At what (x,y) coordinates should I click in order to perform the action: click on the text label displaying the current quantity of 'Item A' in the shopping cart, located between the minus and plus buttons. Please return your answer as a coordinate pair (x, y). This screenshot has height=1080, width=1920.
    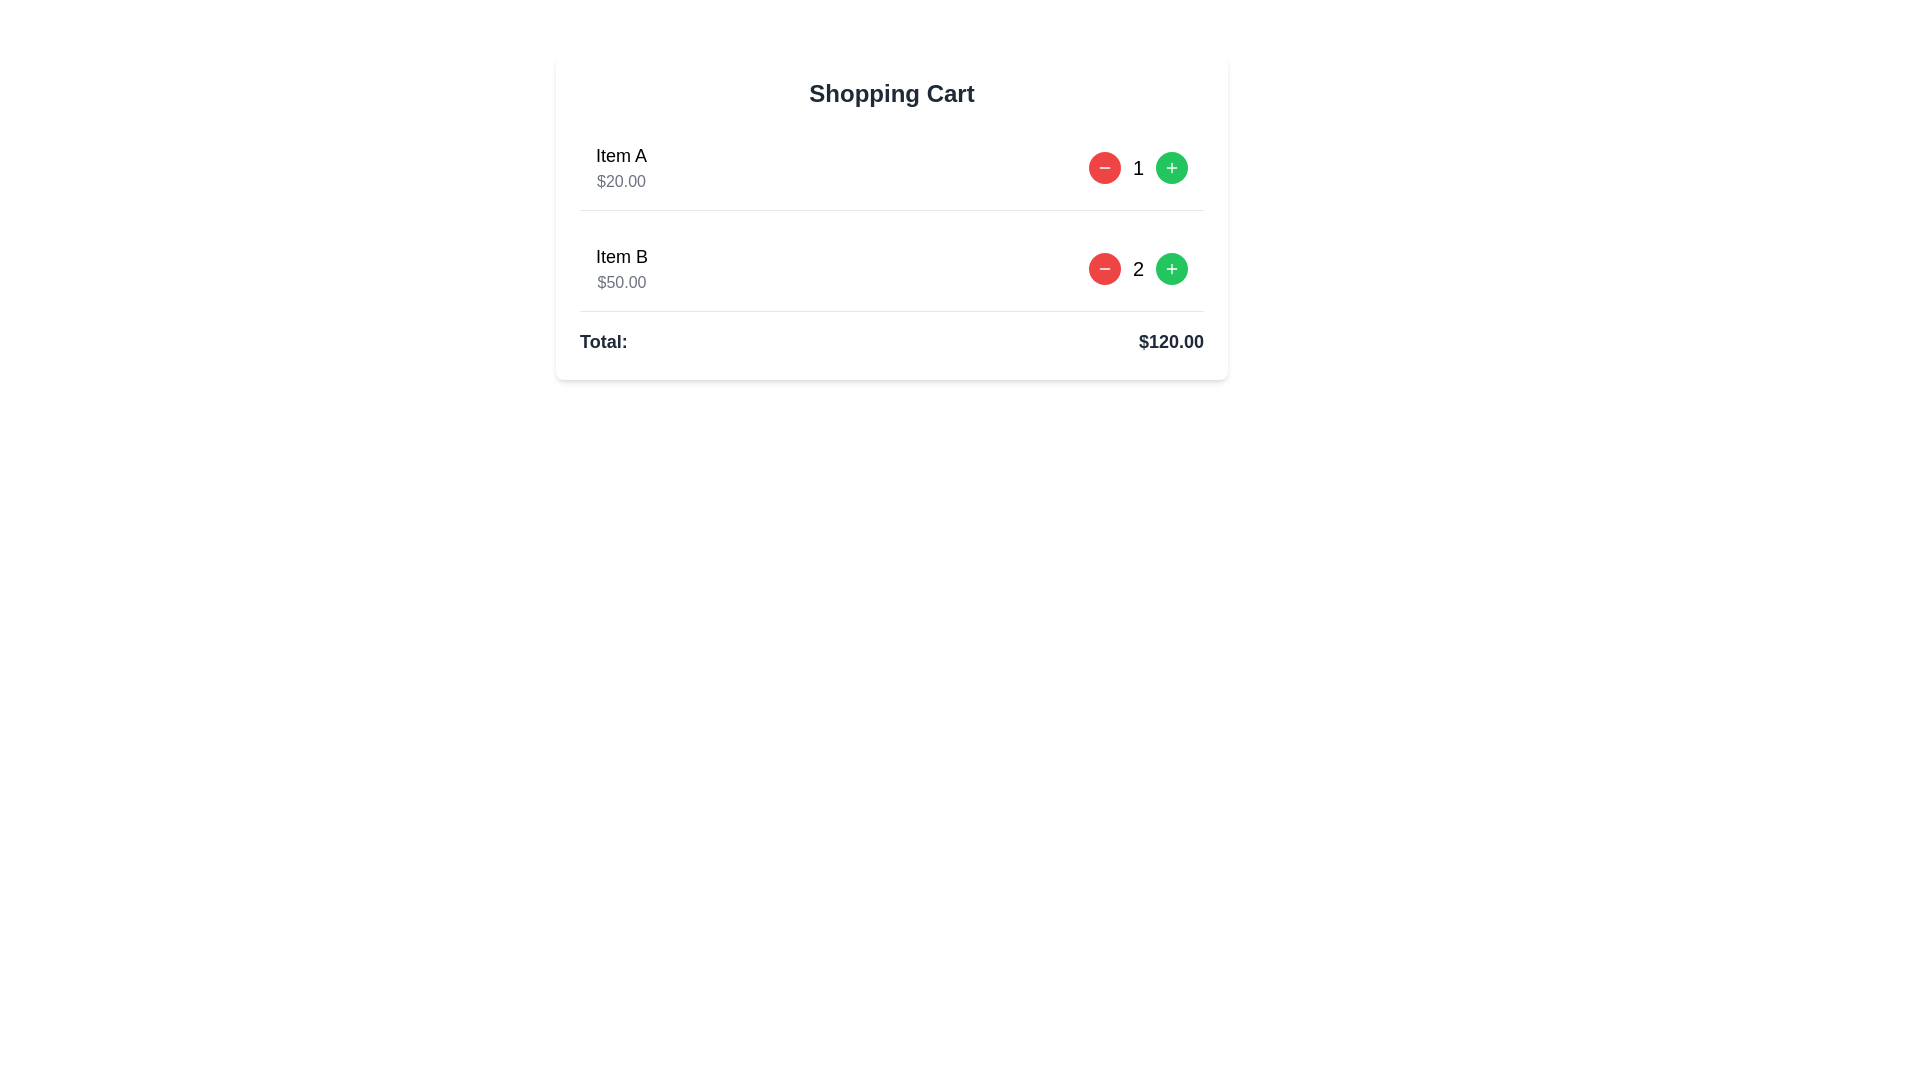
    Looking at the image, I should click on (1138, 167).